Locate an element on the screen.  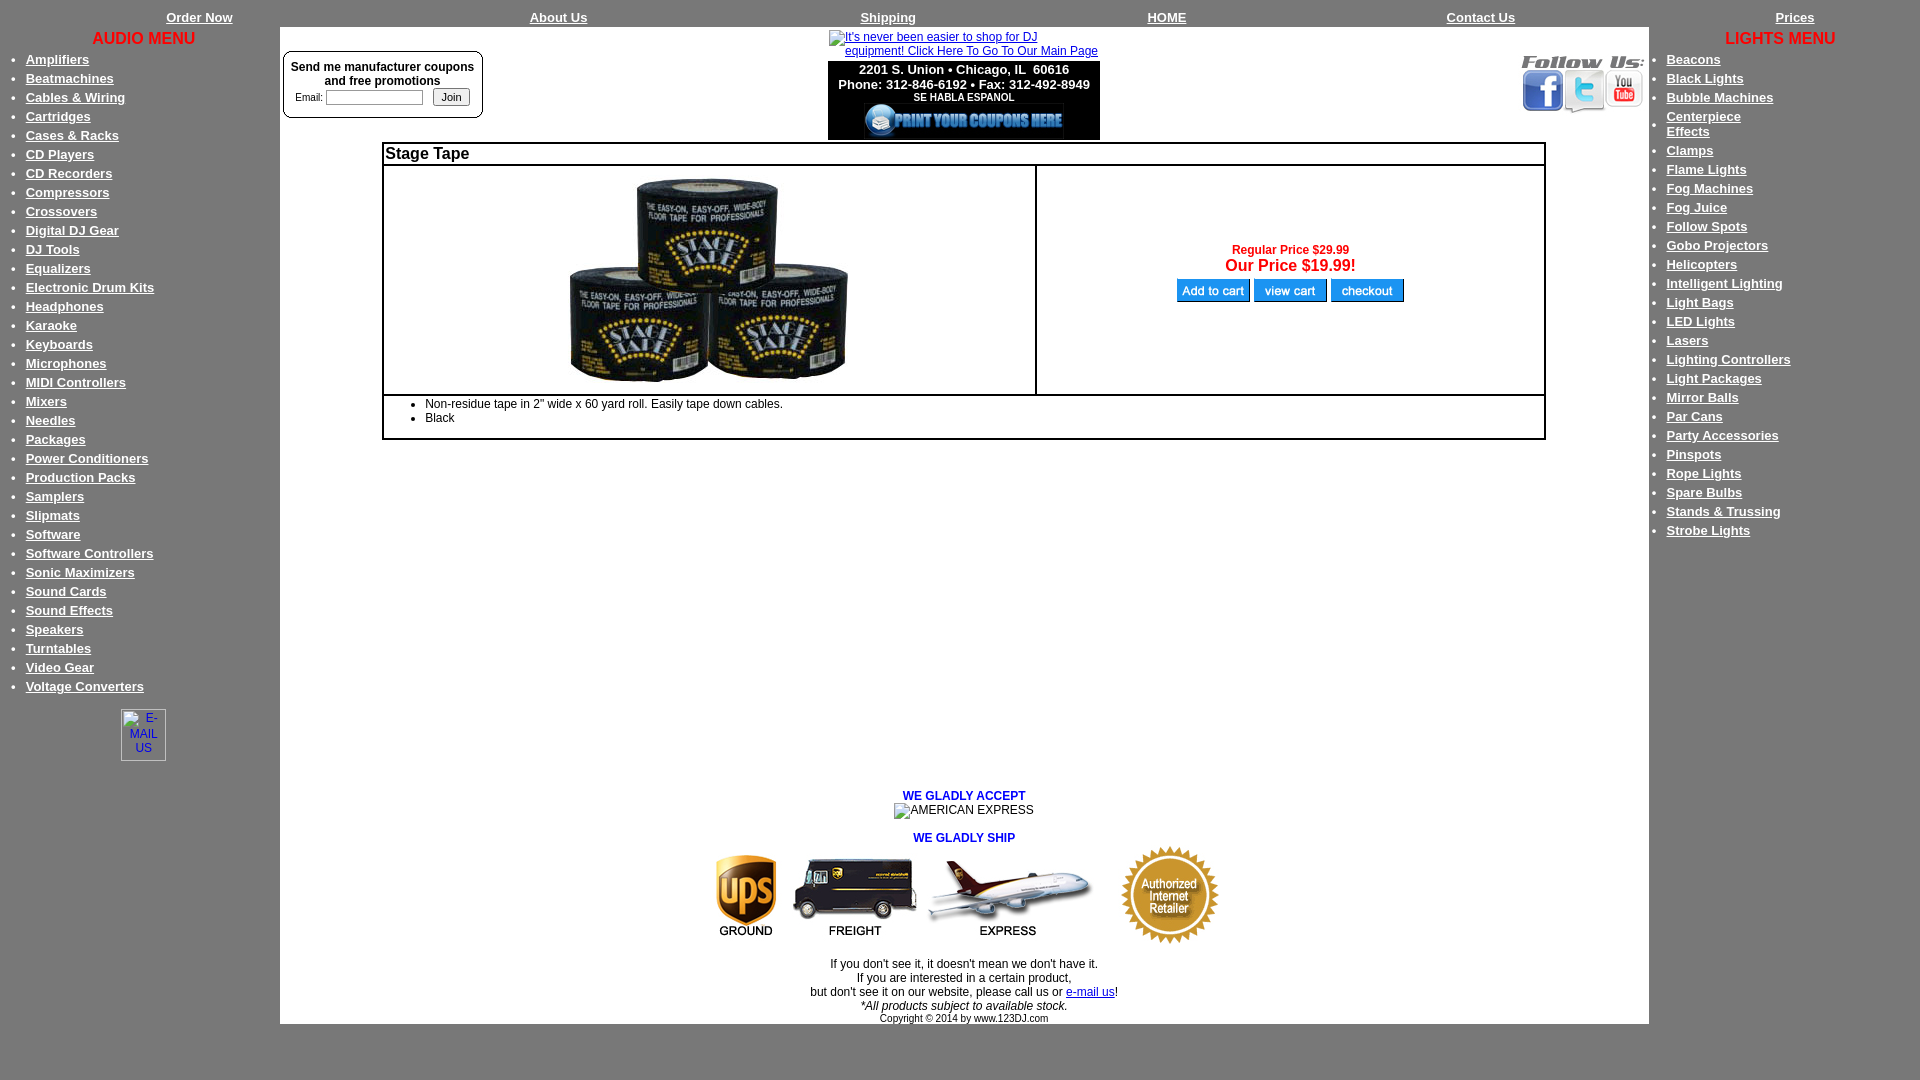
'Mixers' is located at coordinates (25, 401).